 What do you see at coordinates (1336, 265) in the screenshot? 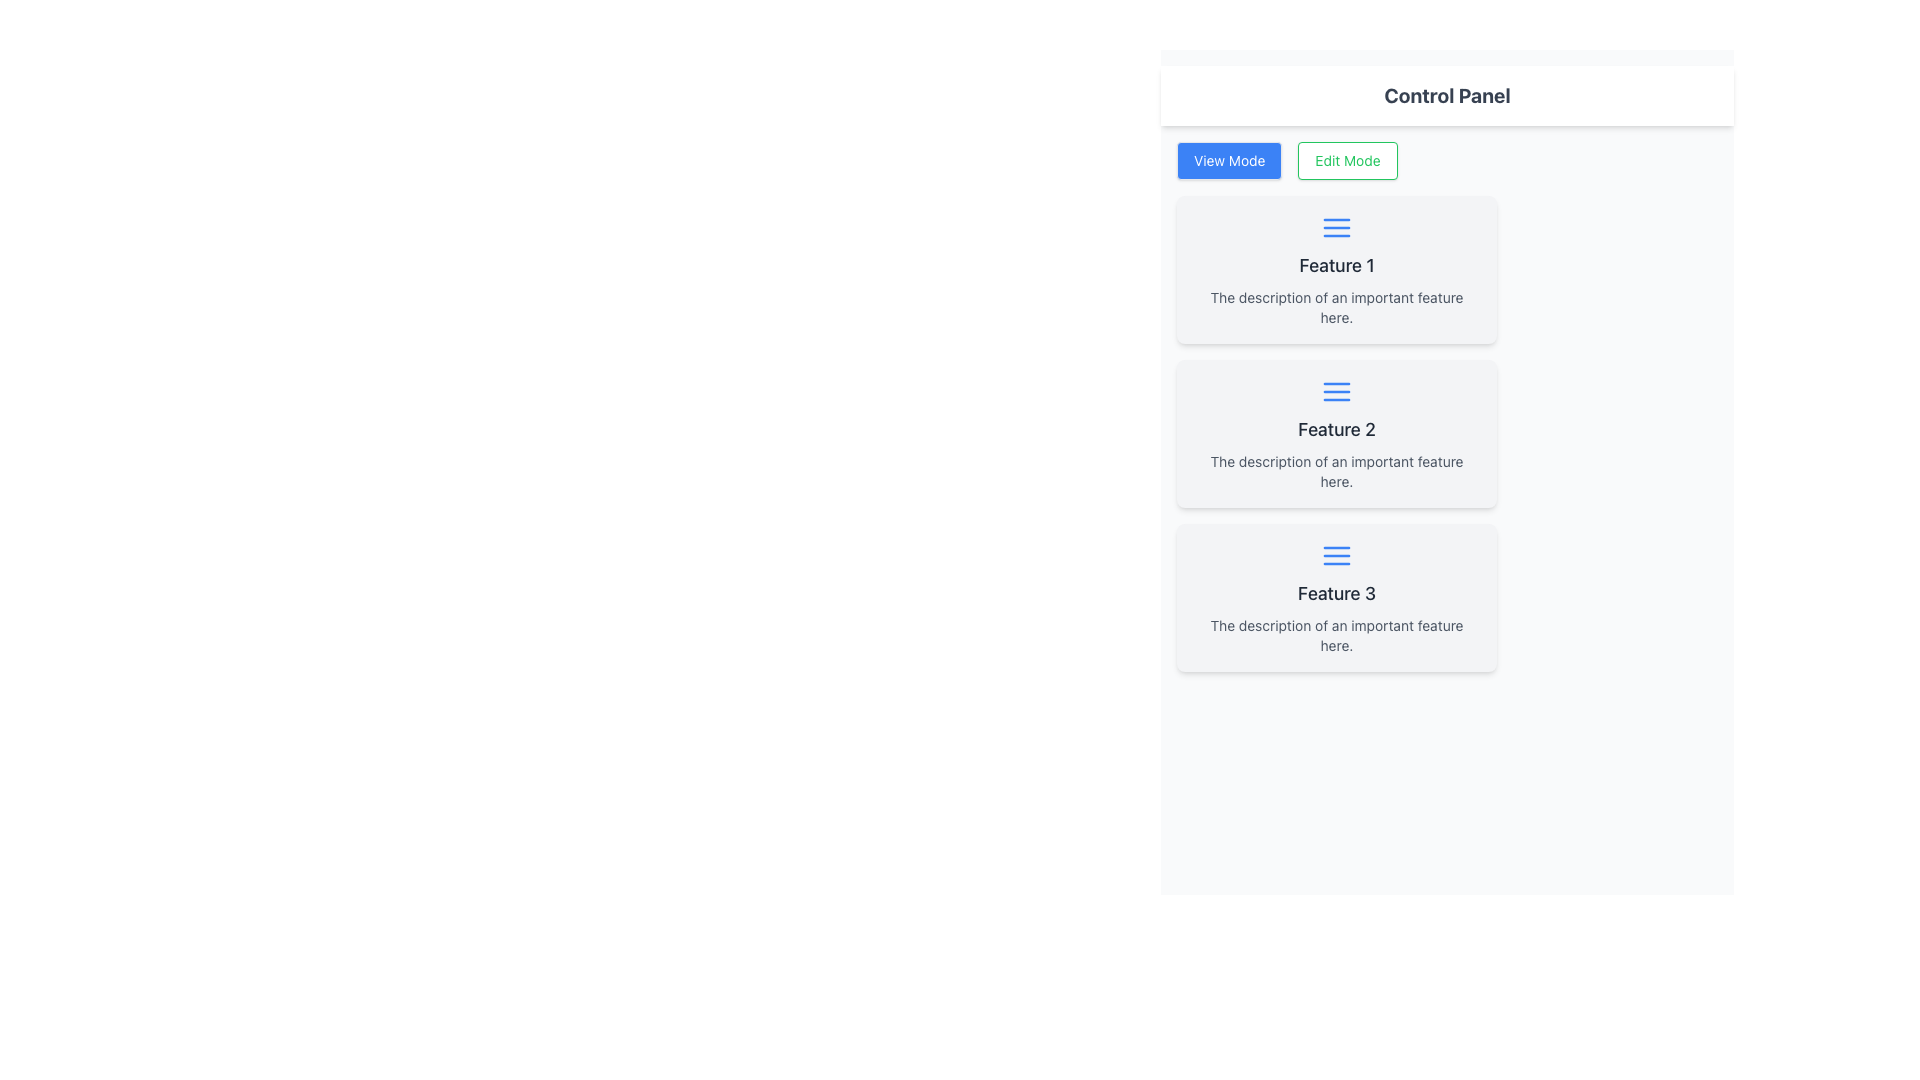
I see `the title or heading text element located in the first card of the vertically stacked cards, positioned below an icon and above descriptive text` at bounding box center [1336, 265].